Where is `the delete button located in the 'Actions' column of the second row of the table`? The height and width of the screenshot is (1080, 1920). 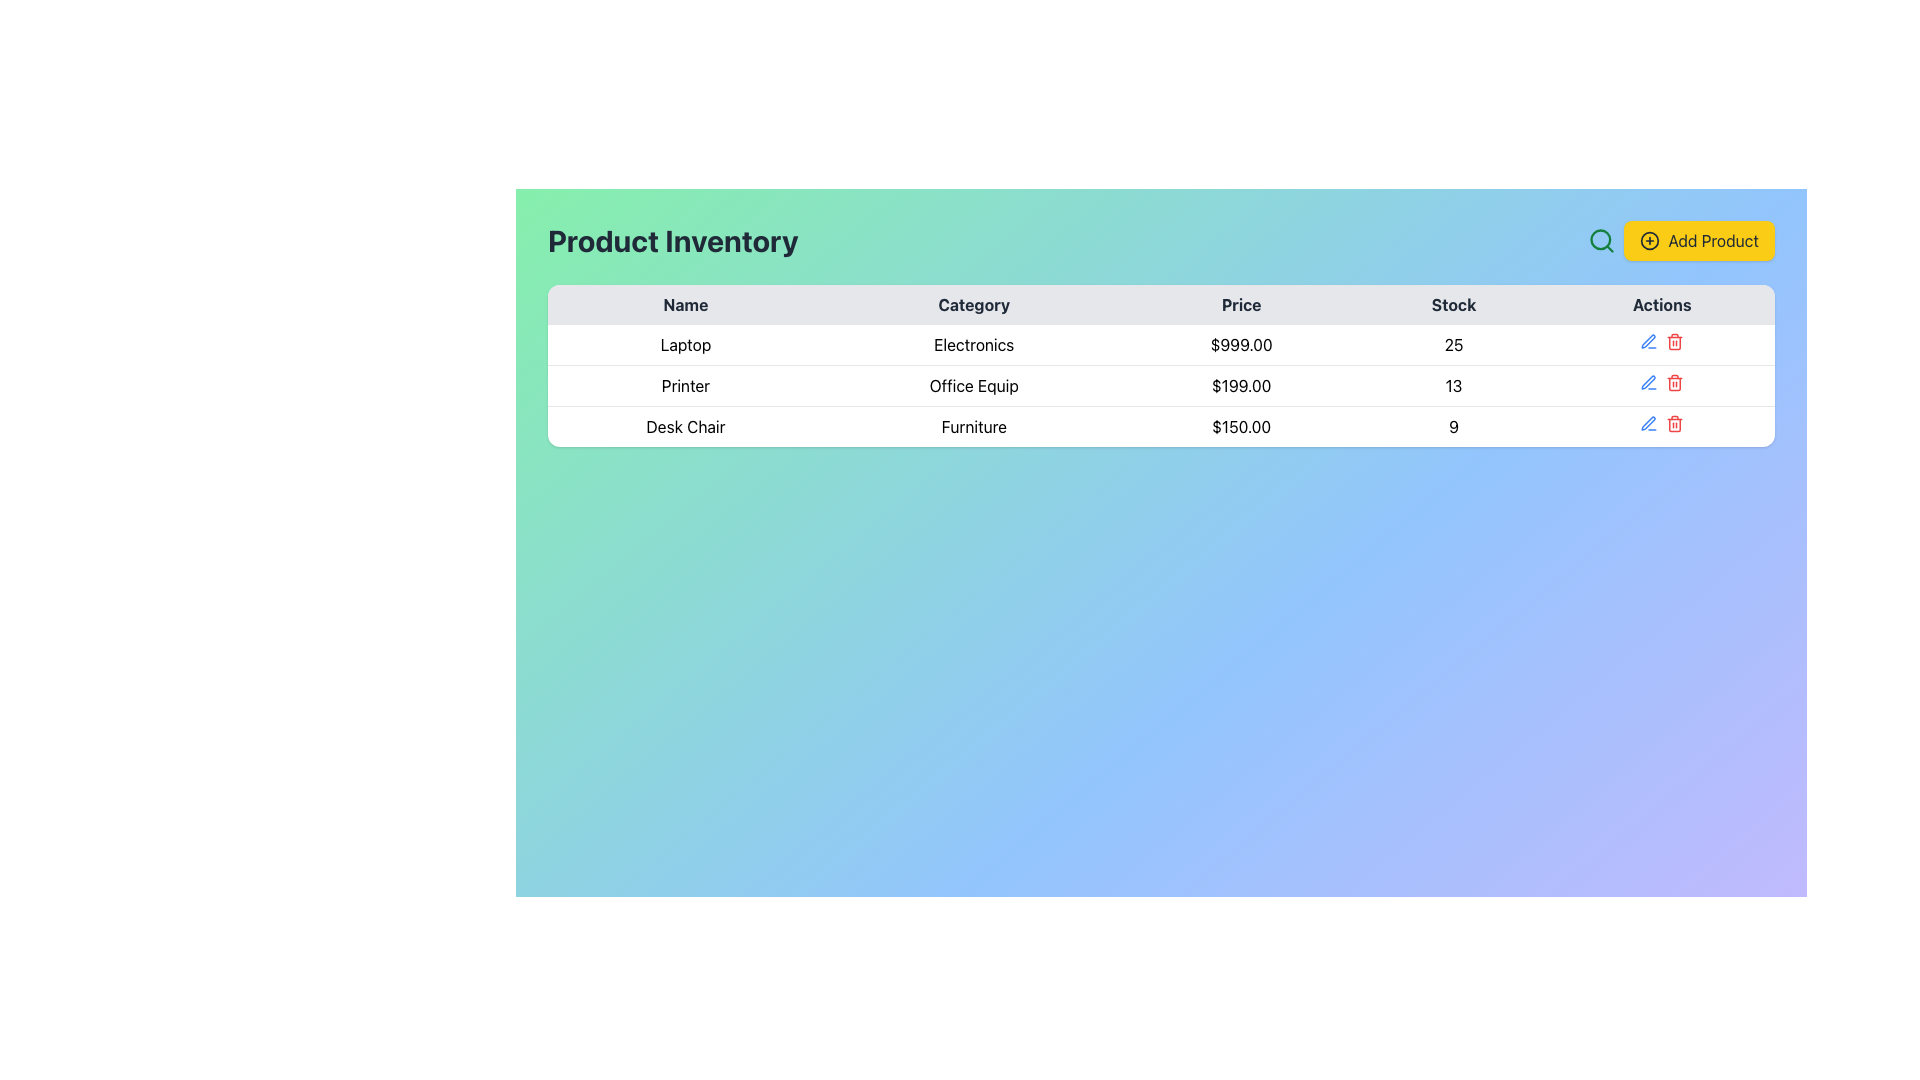 the delete button located in the 'Actions' column of the second row of the table is located at coordinates (1675, 382).